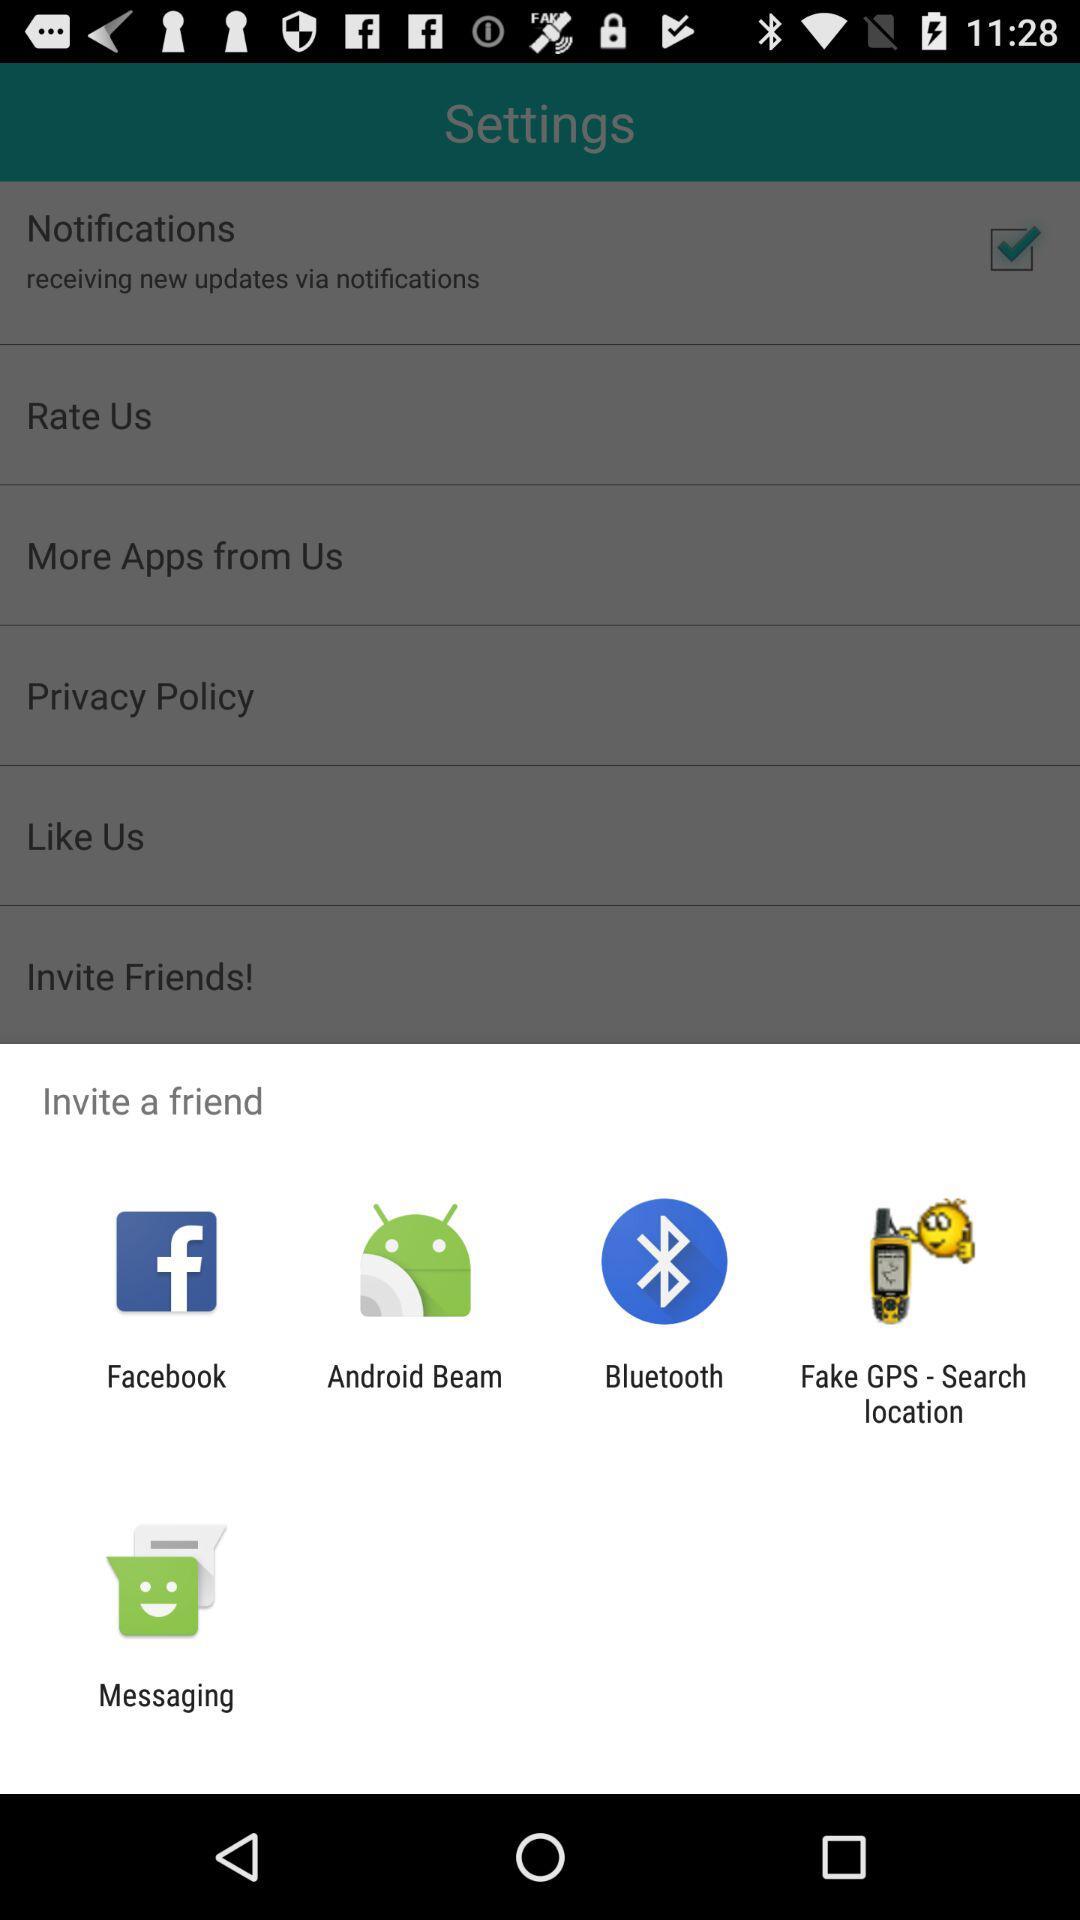 This screenshot has height=1920, width=1080. I want to click on item to the right of bluetooth icon, so click(913, 1392).